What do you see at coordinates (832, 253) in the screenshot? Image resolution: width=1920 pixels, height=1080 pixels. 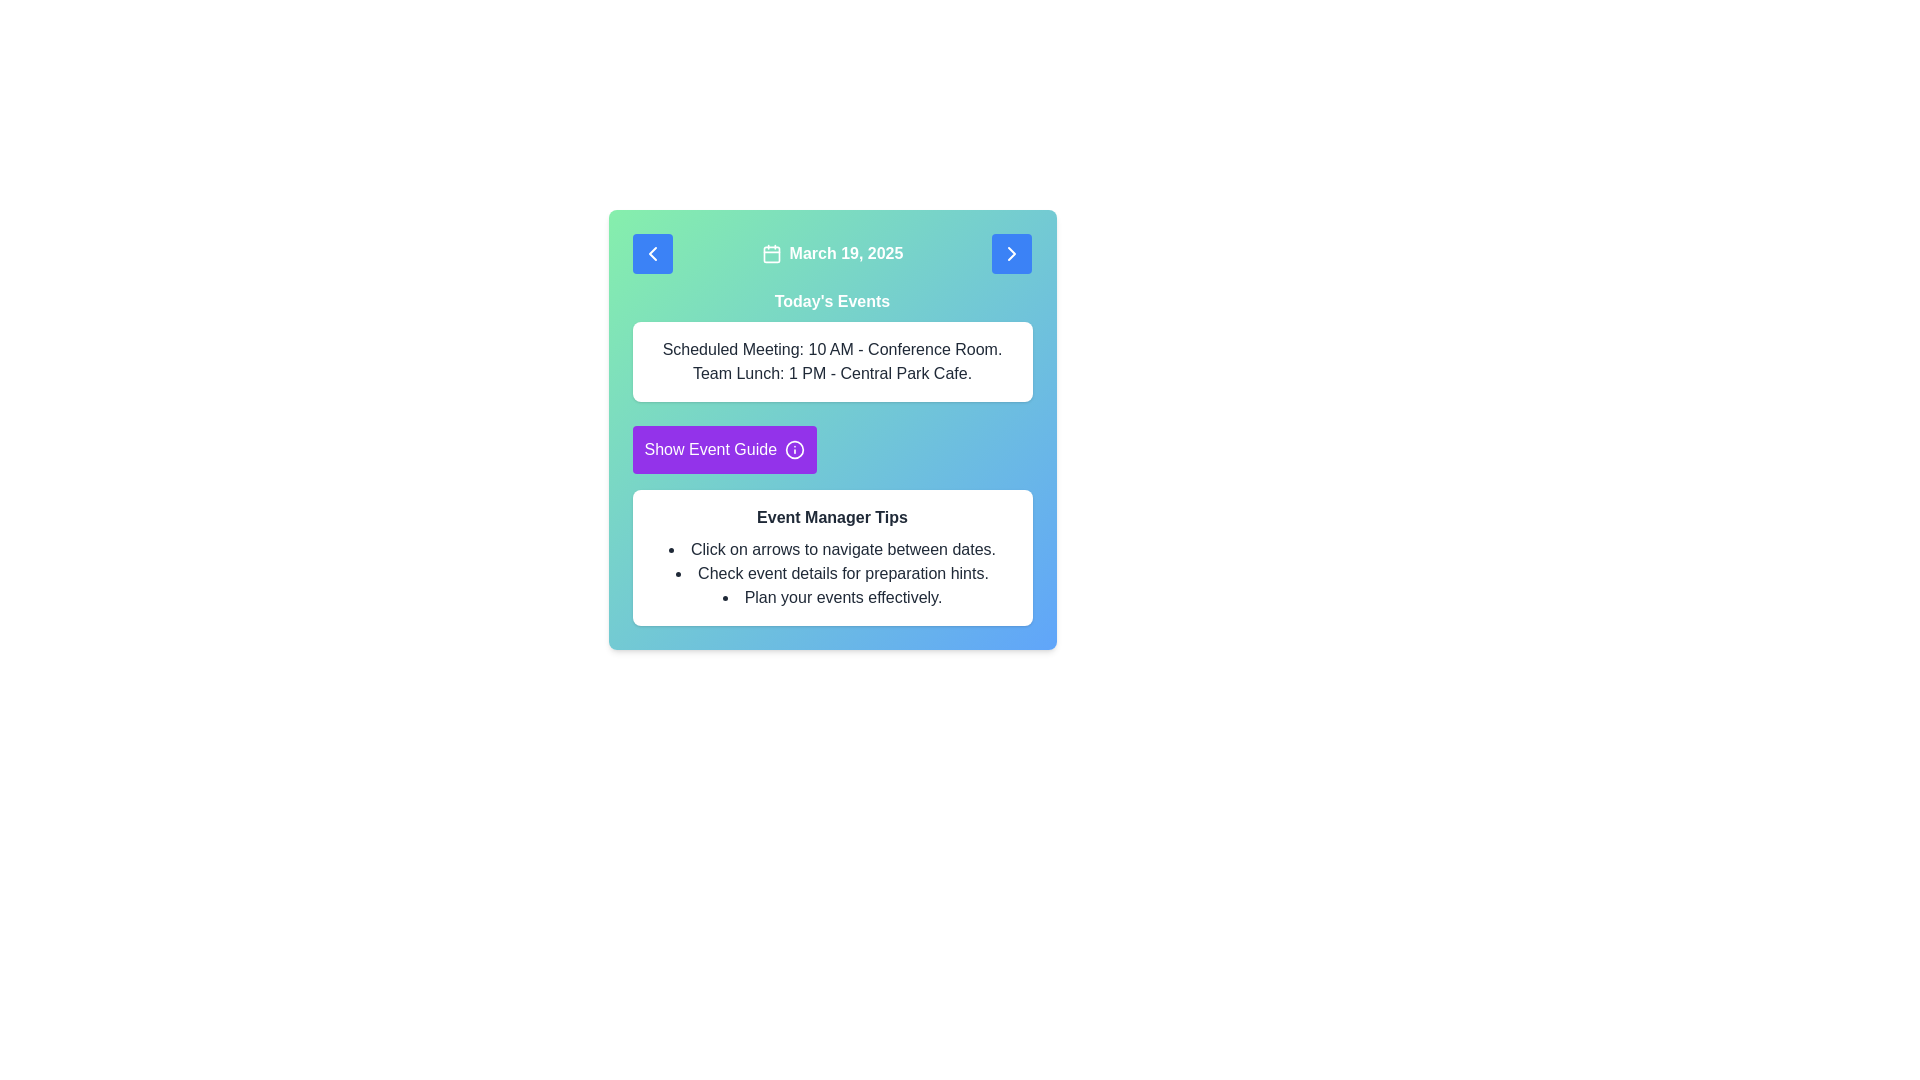 I see `displayed date 'March 19, 2025' from the Date display element, which includes a calendar icon and is styled with a bold font against a greenish gradient background` at bounding box center [832, 253].